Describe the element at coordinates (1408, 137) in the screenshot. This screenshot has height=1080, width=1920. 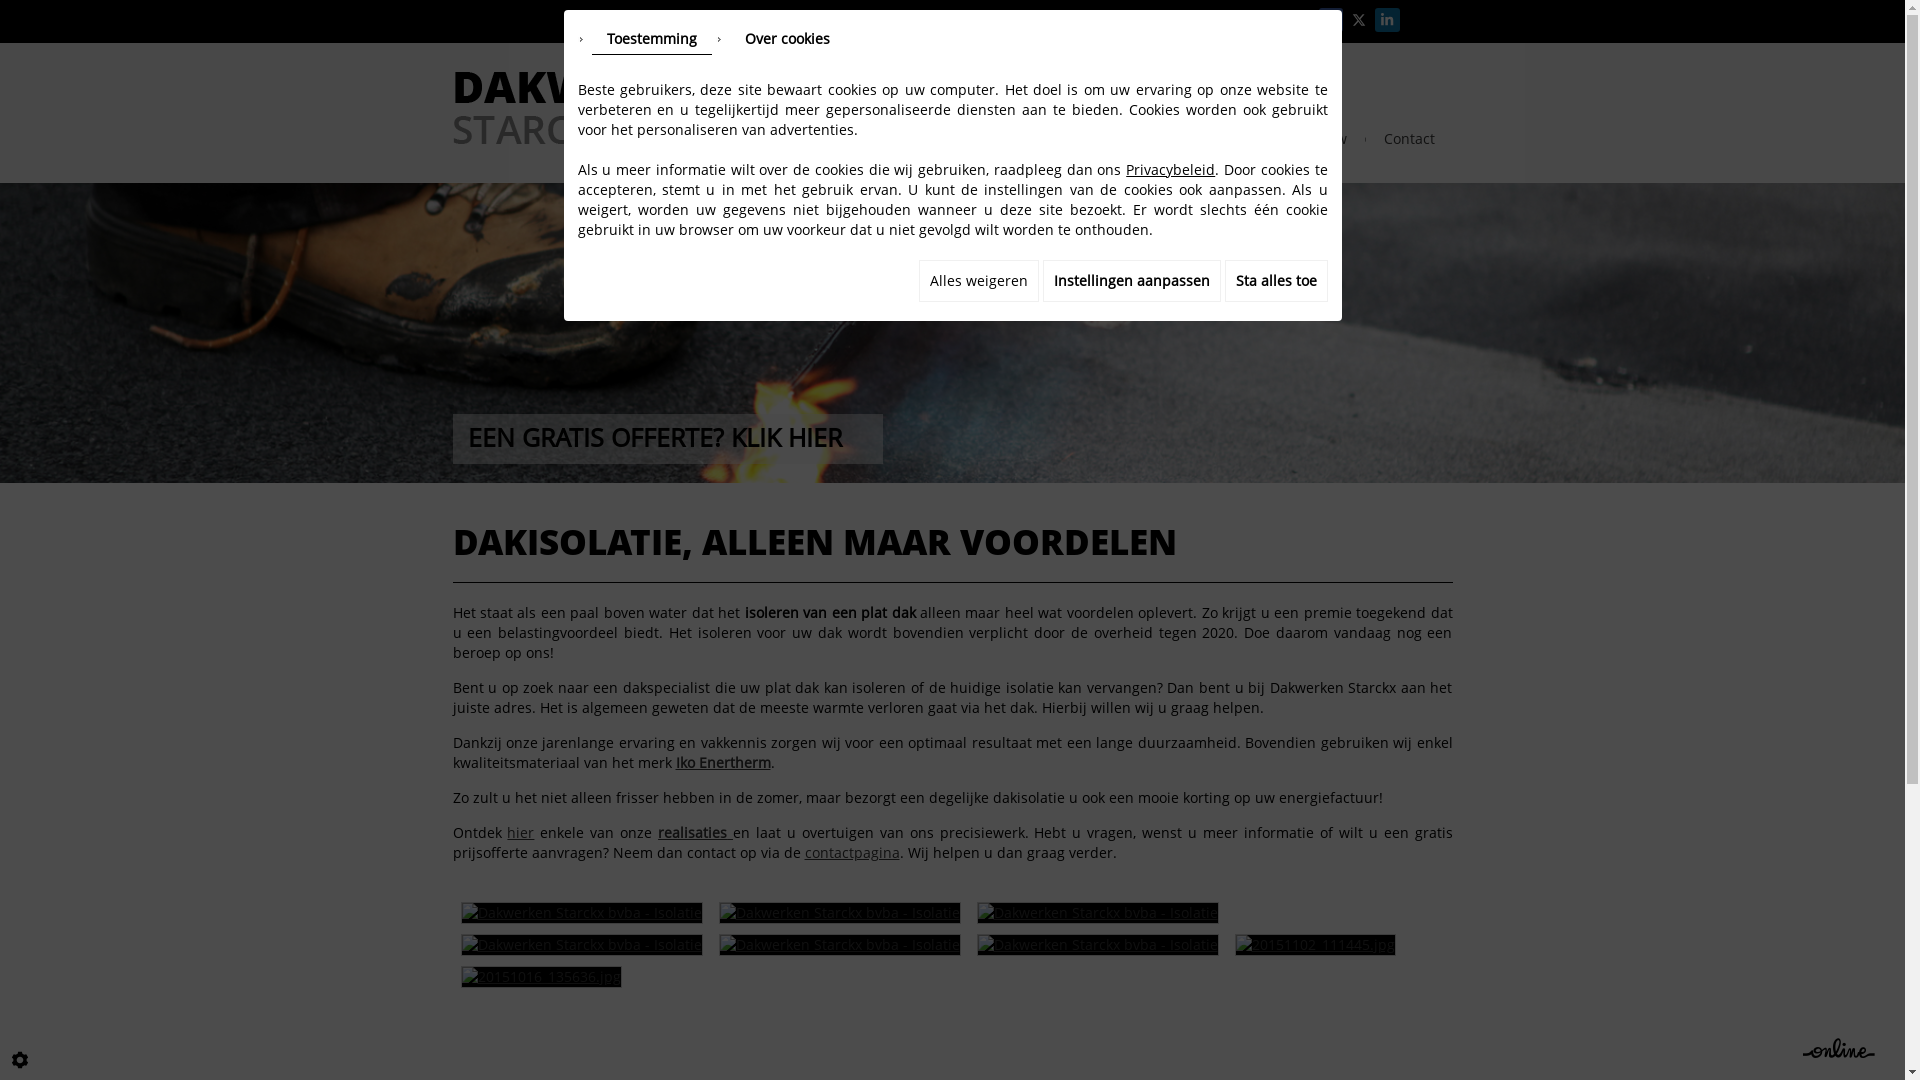
I see `'Contact'` at that location.